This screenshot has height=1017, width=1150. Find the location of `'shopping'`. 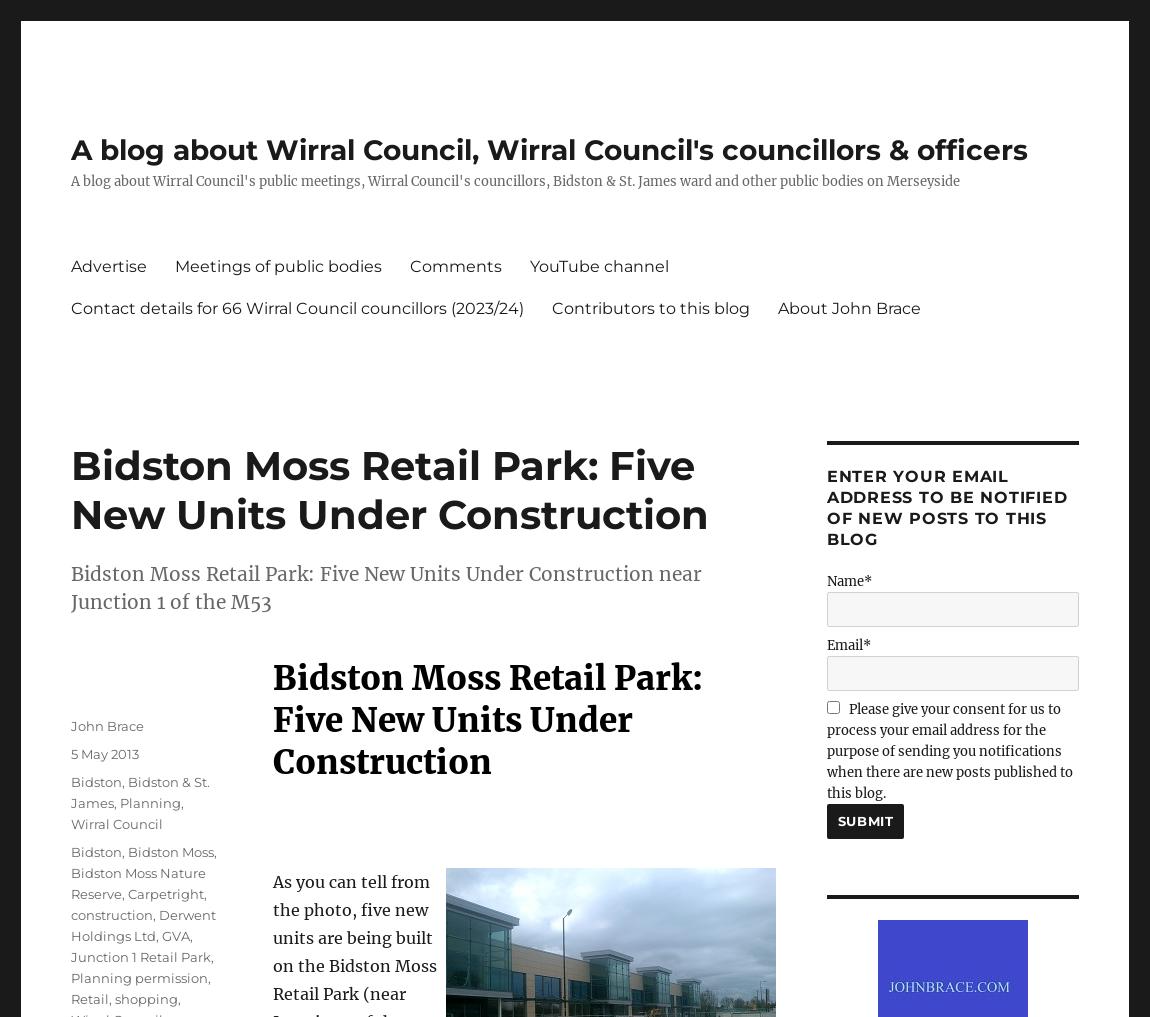

'shopping' is located at coordinates (145, 998).